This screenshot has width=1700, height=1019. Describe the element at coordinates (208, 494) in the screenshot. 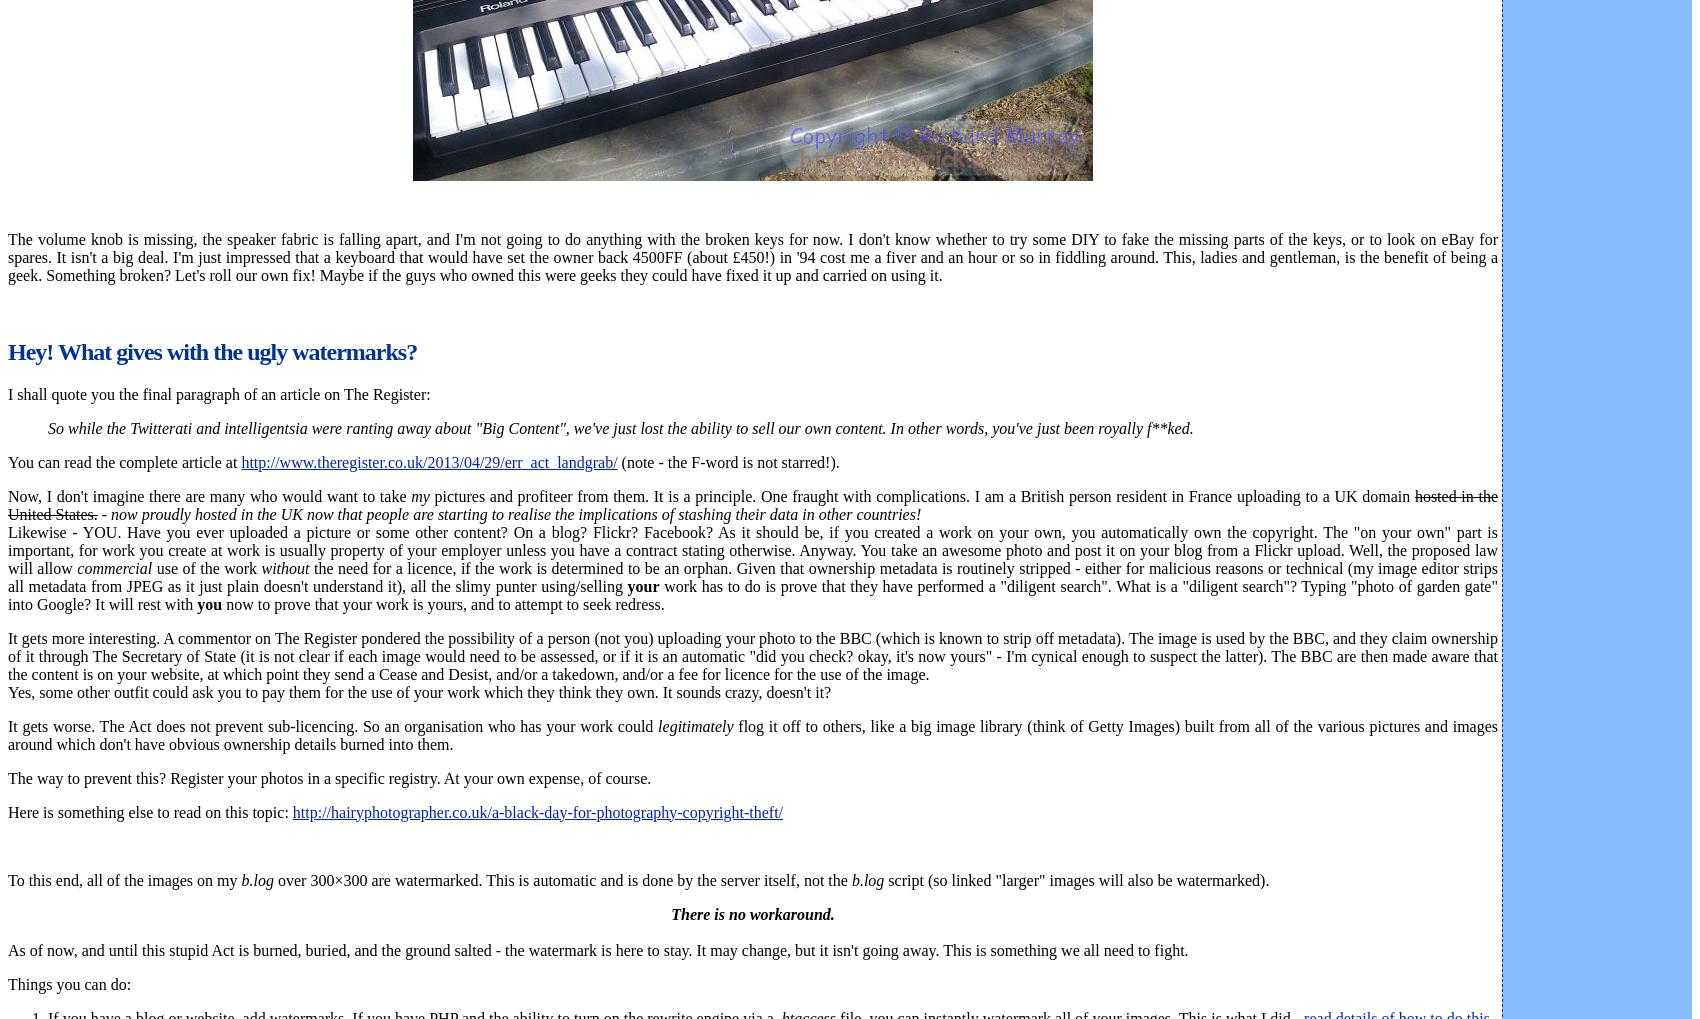

I see `'Now, I don't imagine there are many who would want to take'` at that location.